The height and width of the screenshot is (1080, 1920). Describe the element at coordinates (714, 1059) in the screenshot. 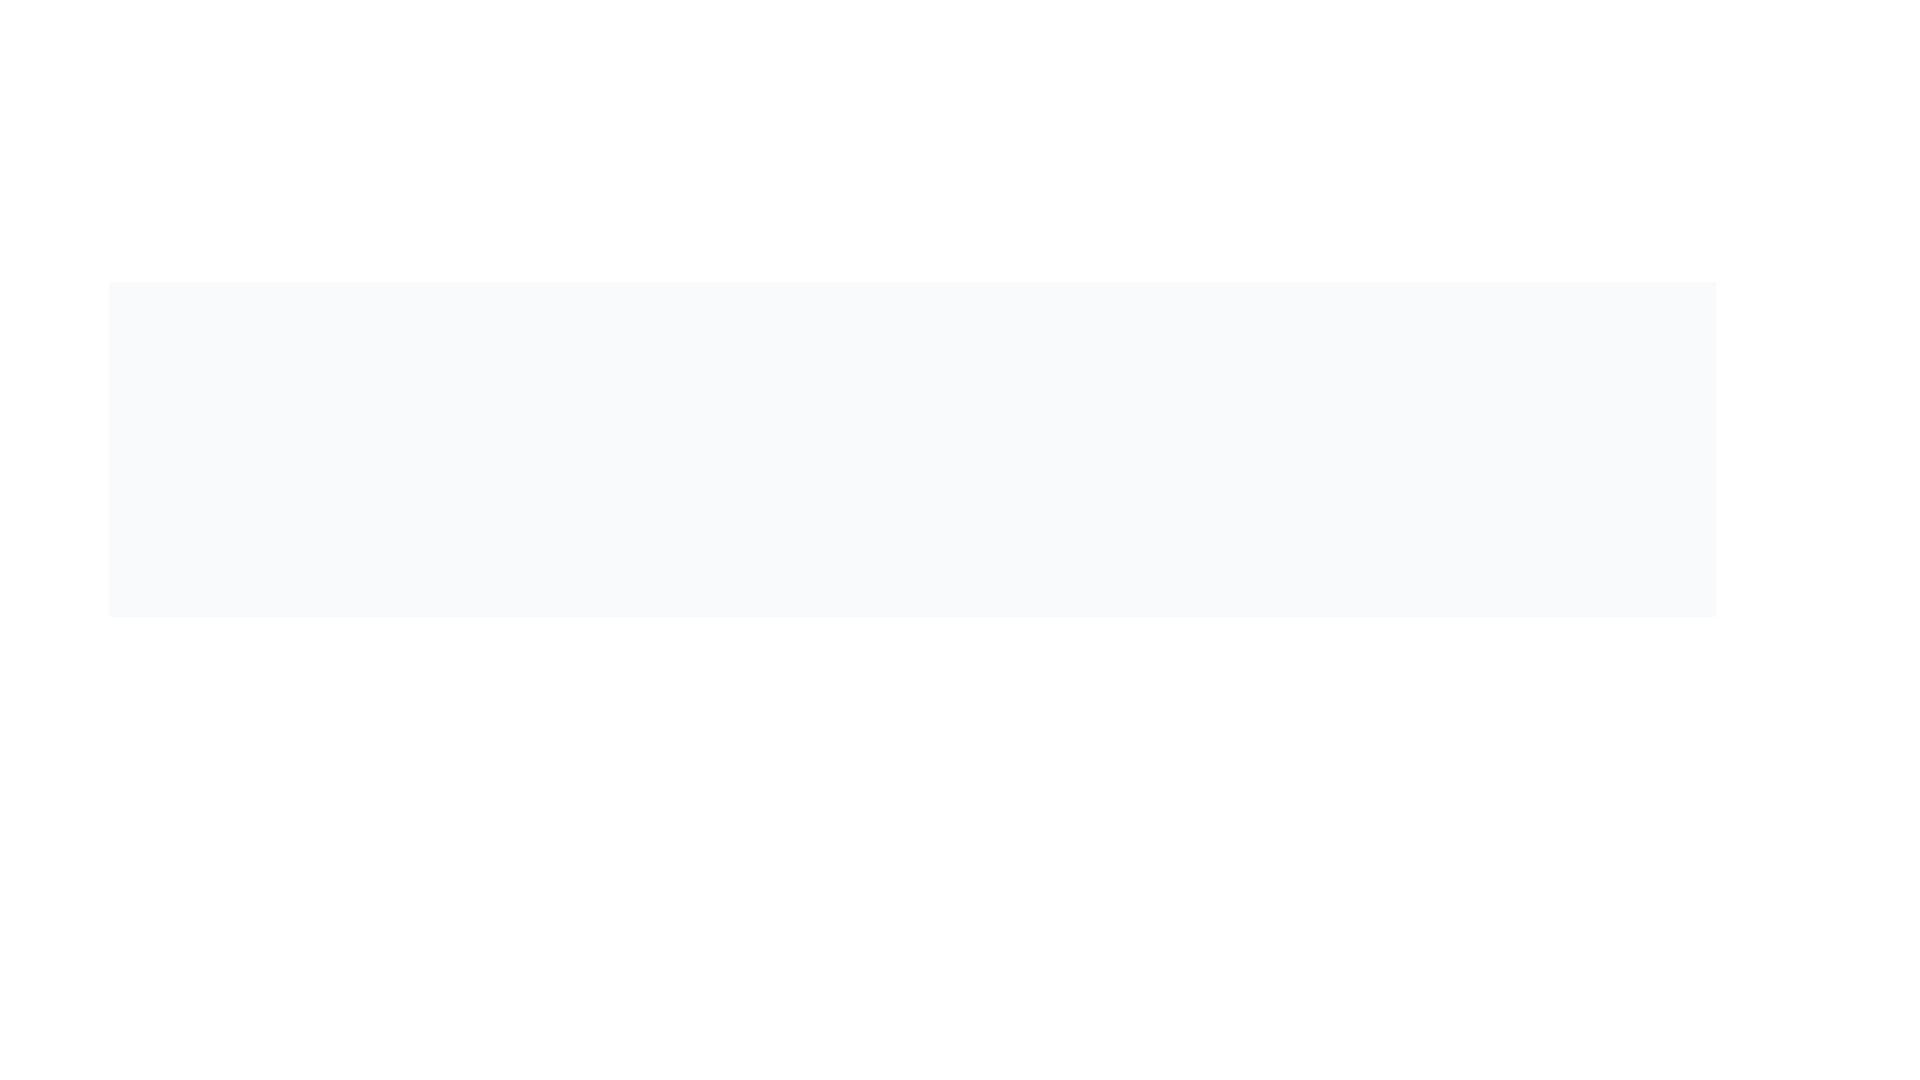

I see `the green circular icon with a checkmark, which indicates a successful action, located to the left of the text 'Task completed successfully.'` at that location.